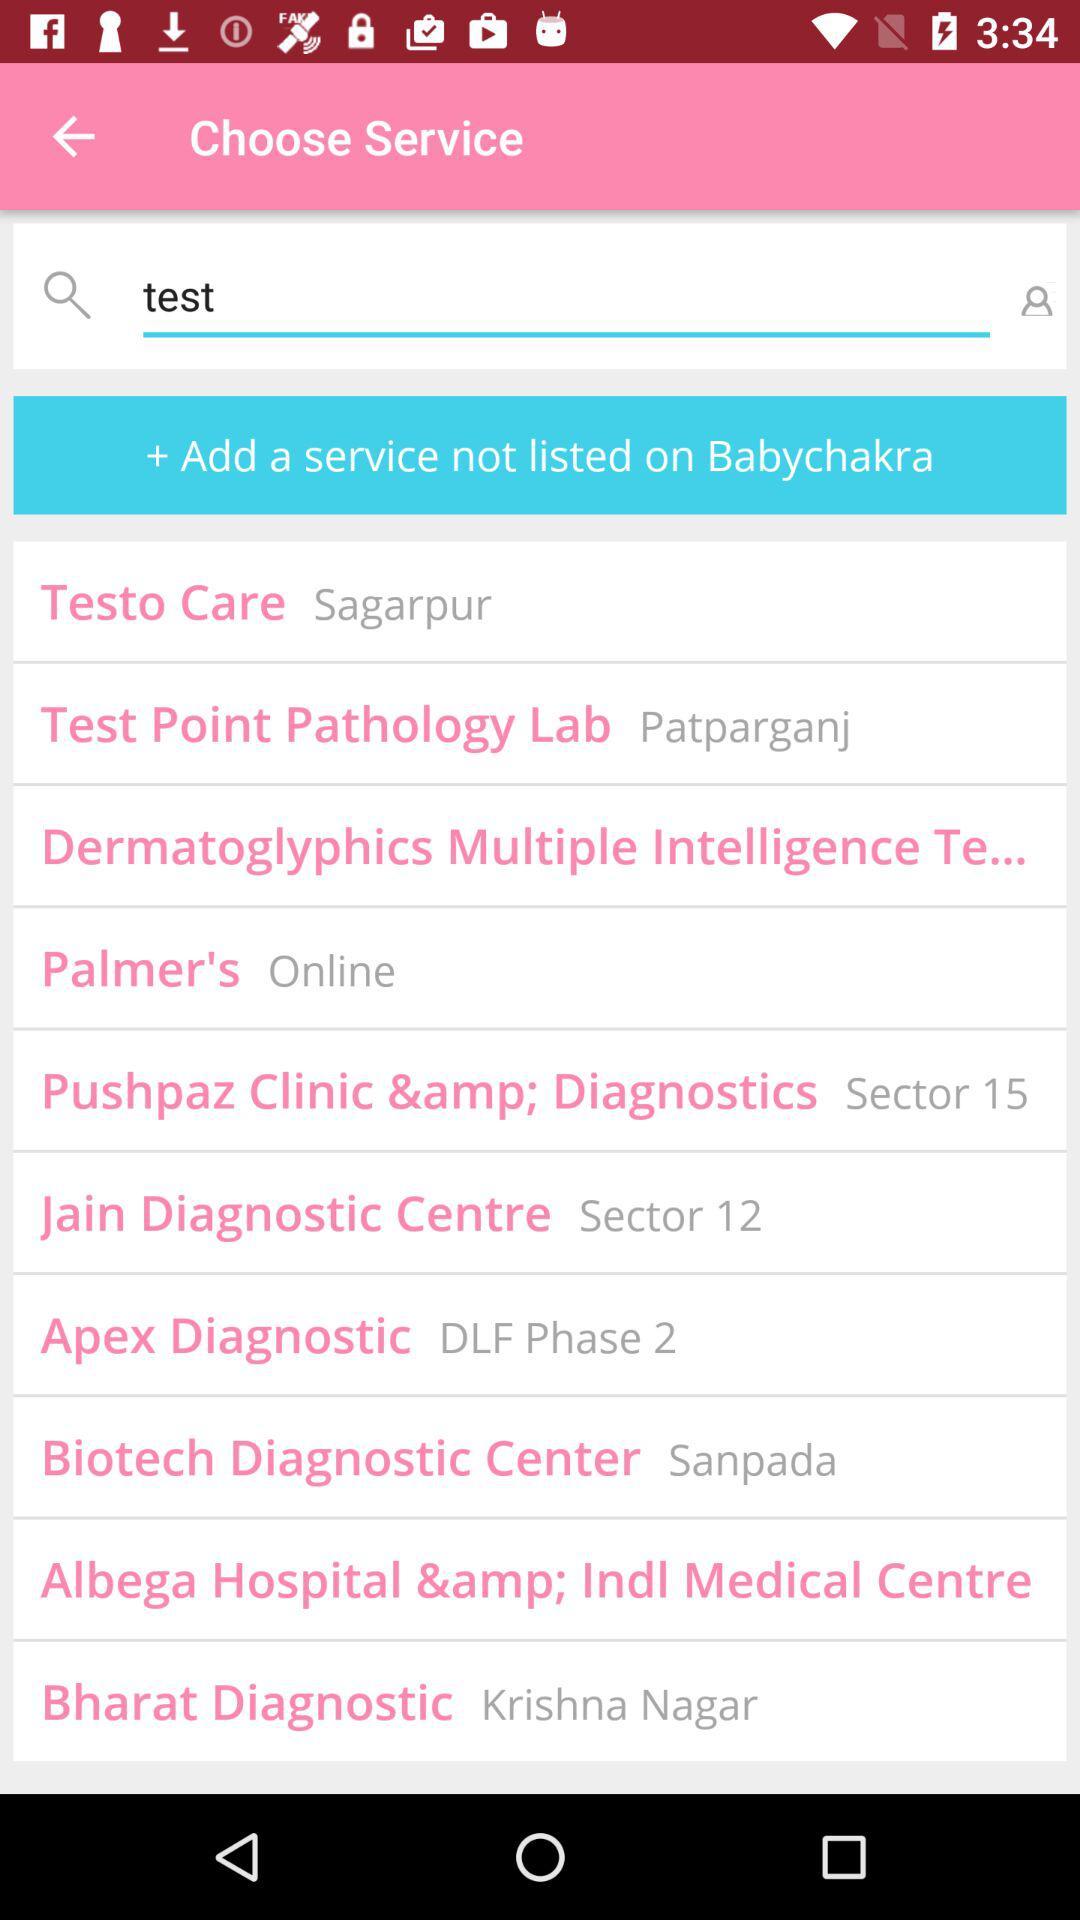 Image resolution: width=1080 pixels, height=1920 pixels. I want to click on item next to sector 15, so click(428, 1089).